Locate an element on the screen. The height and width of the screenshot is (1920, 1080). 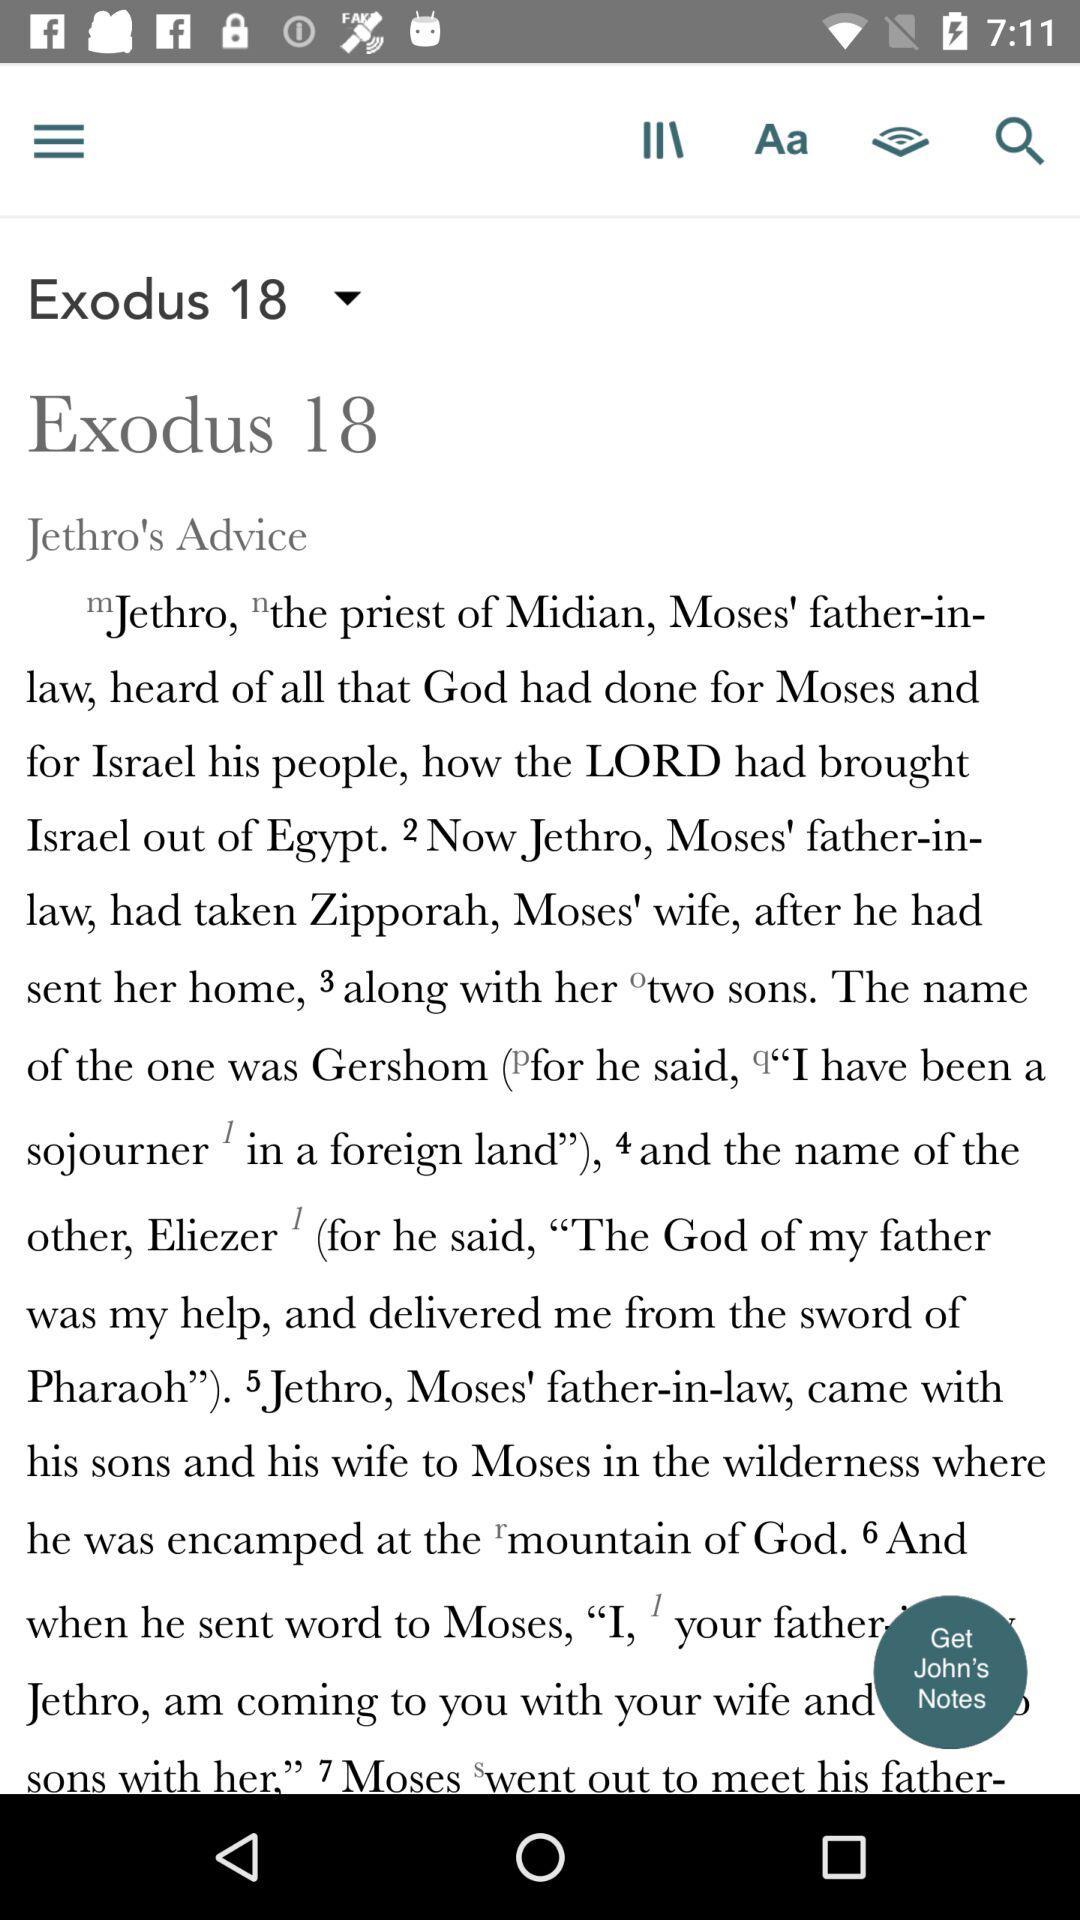
icon at the bottom right corner is located at coordinates (948, 1671).